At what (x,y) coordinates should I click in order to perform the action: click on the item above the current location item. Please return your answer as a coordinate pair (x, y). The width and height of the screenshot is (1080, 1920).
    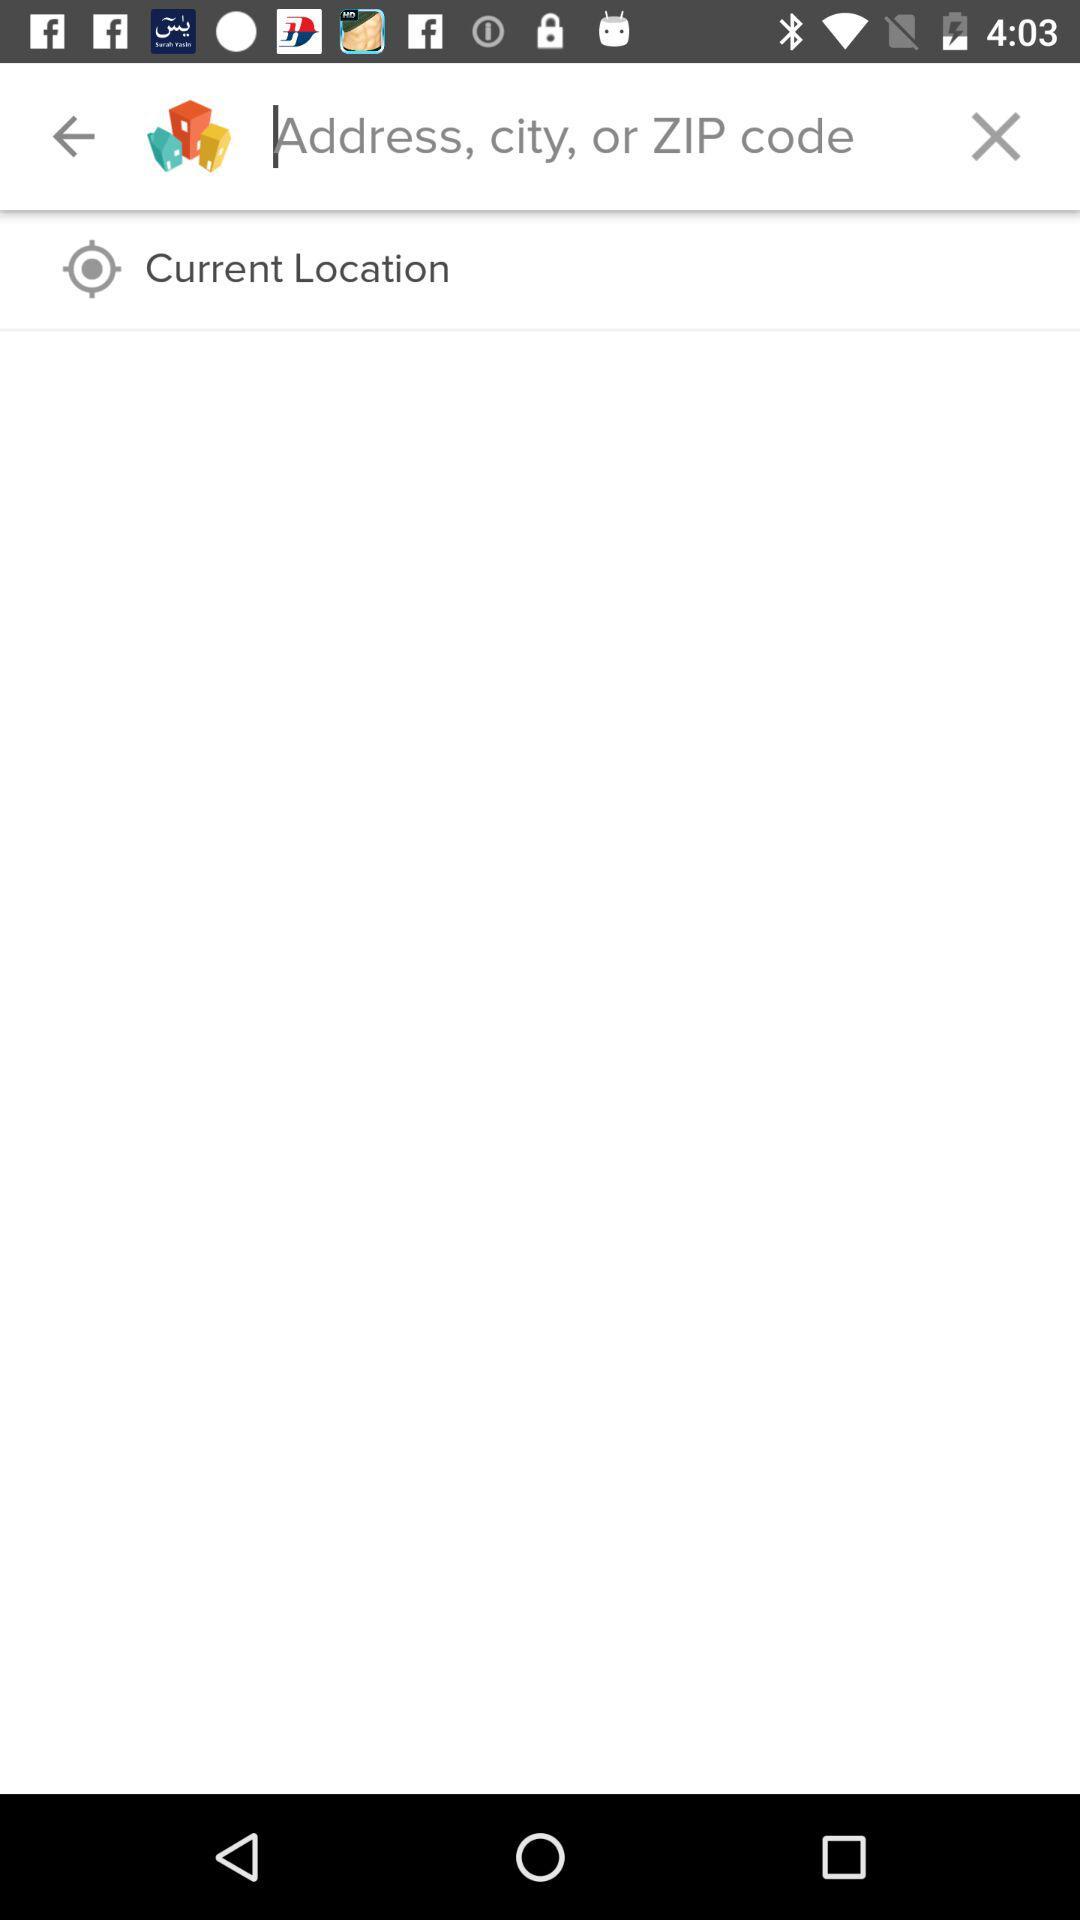
    Looking at the image, I should click on (72, 135).